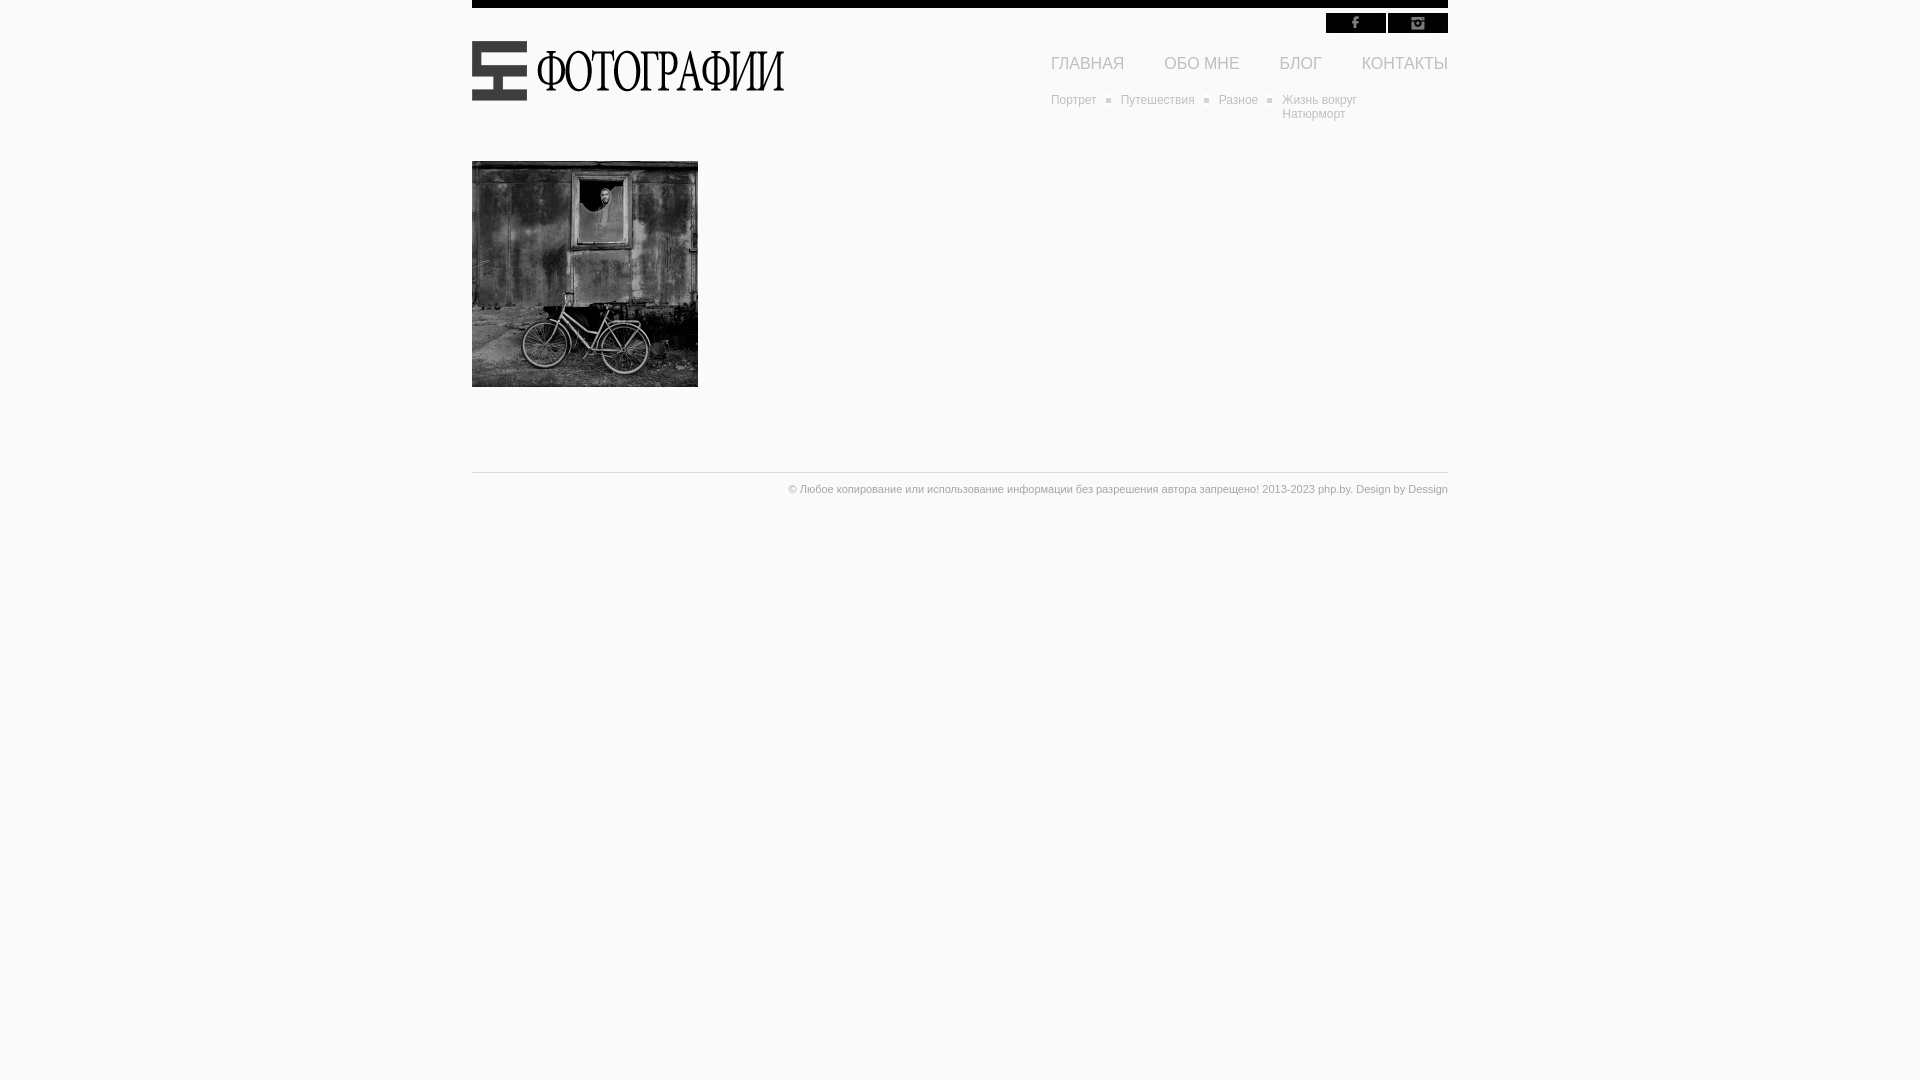 The width and height of the screenshot is (1920, 1080). I want to click on 'Dessign', so click(1406, 489).